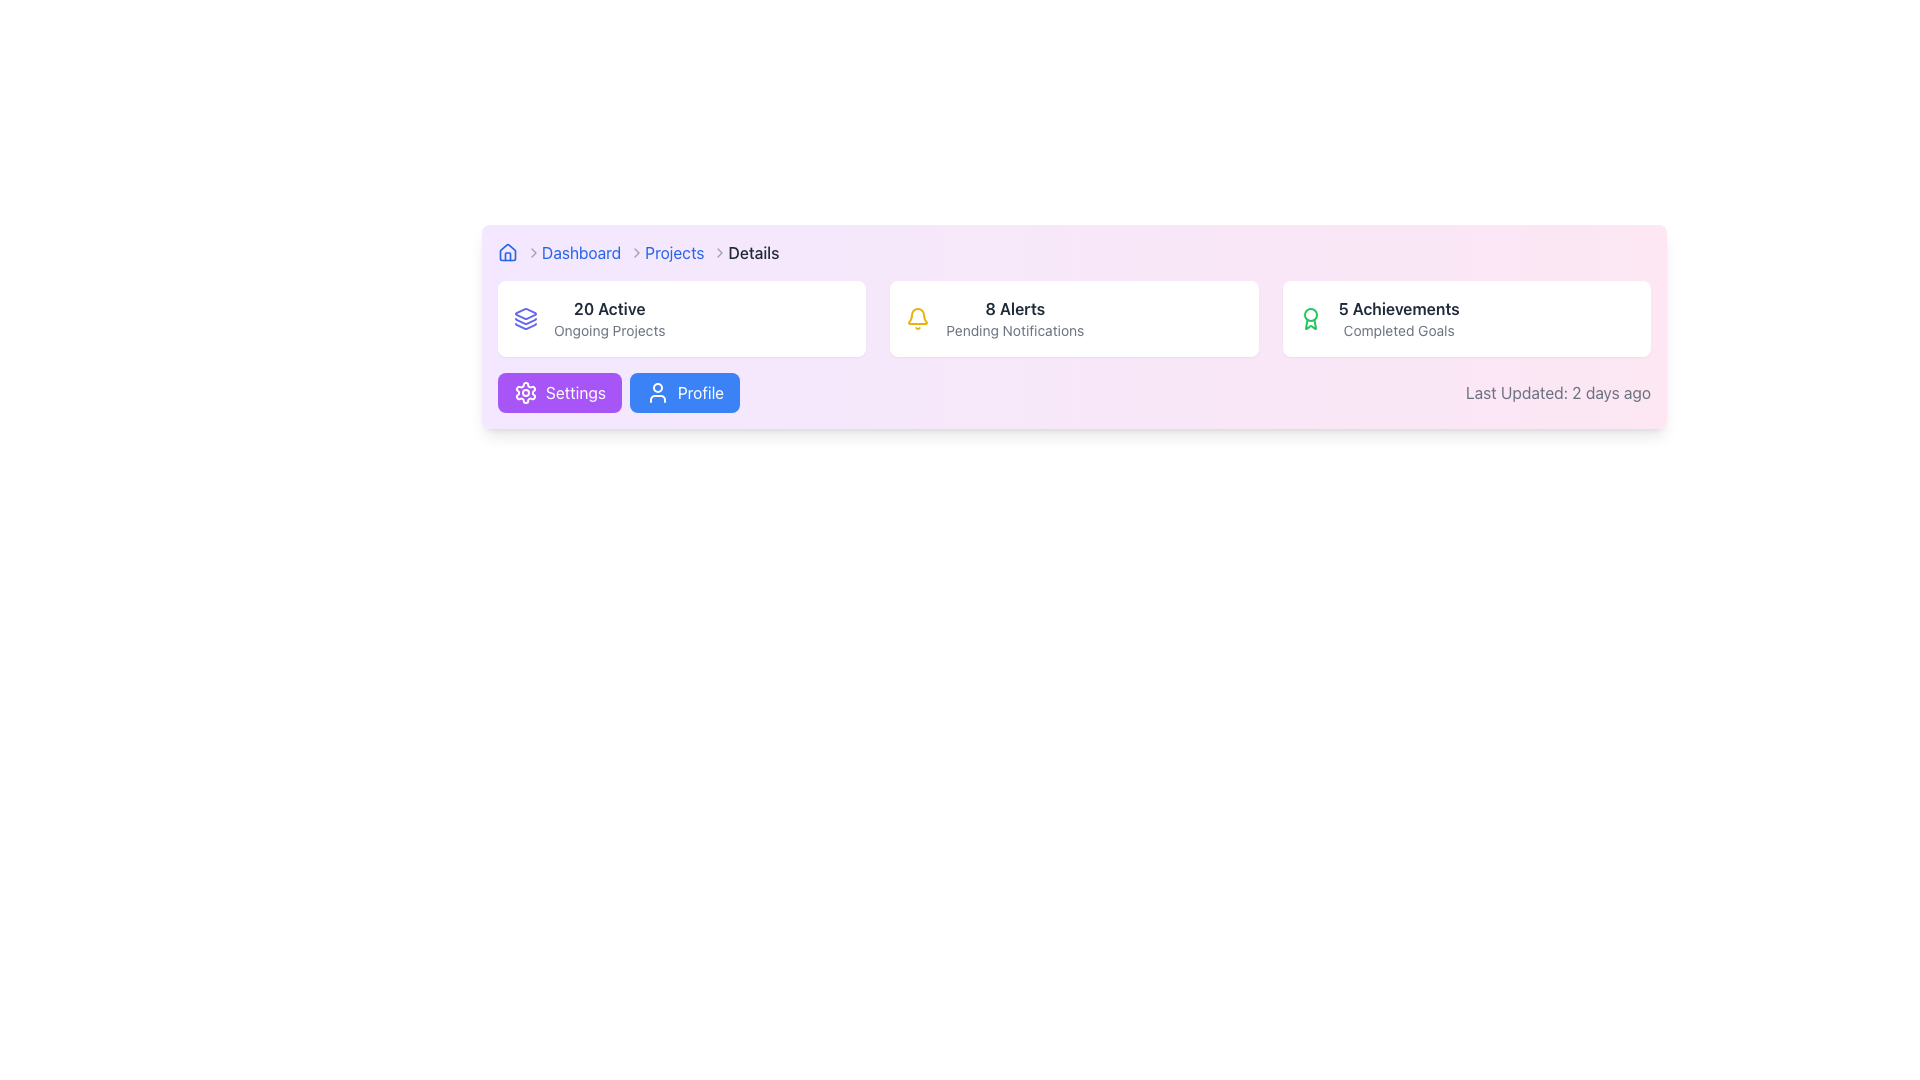  What do you see at coordinates (508, 252) in the screenshot?
I see `the 'Home' icon link located in the breadcrumb navigation at the top-left corner` at bounding box center [508, 252].